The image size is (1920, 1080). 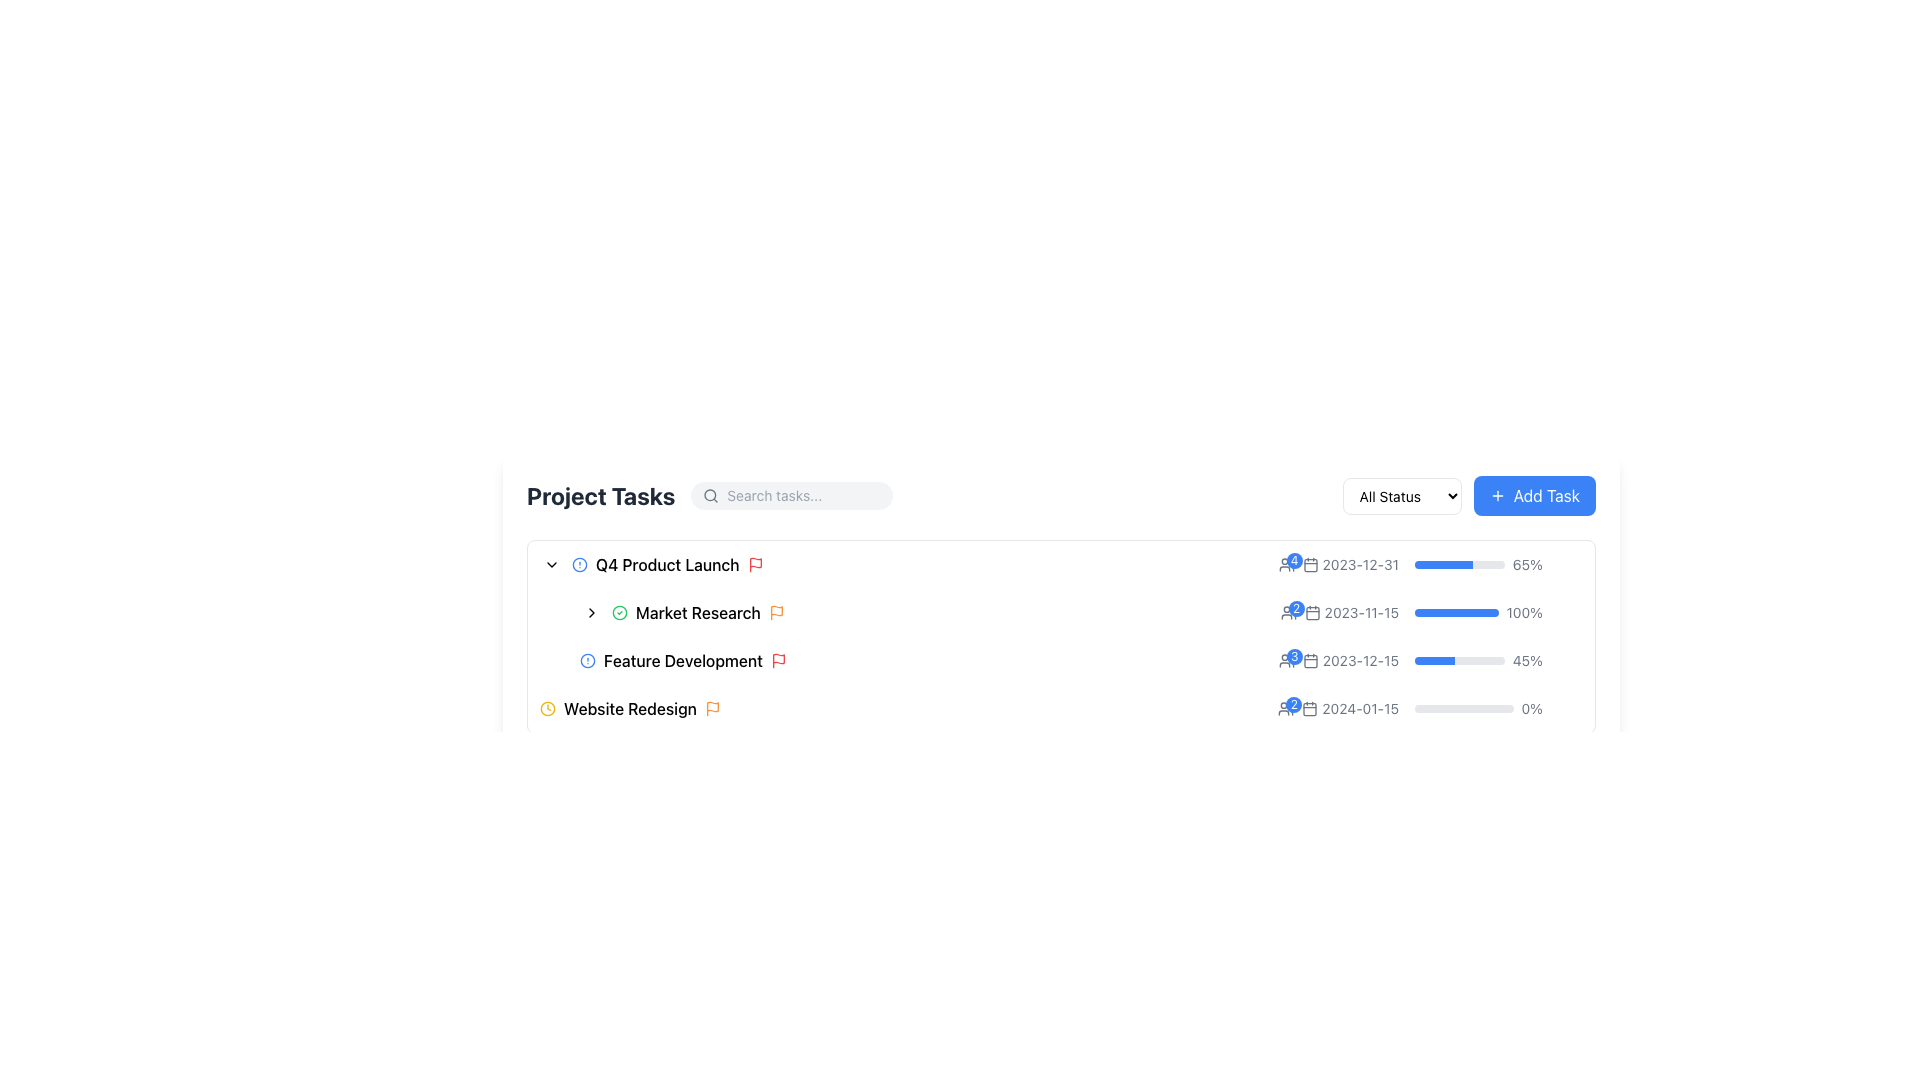 I want to click on the 'Feature Development' task element in the 'Project Tasks' section, so click(x=928, y=660).